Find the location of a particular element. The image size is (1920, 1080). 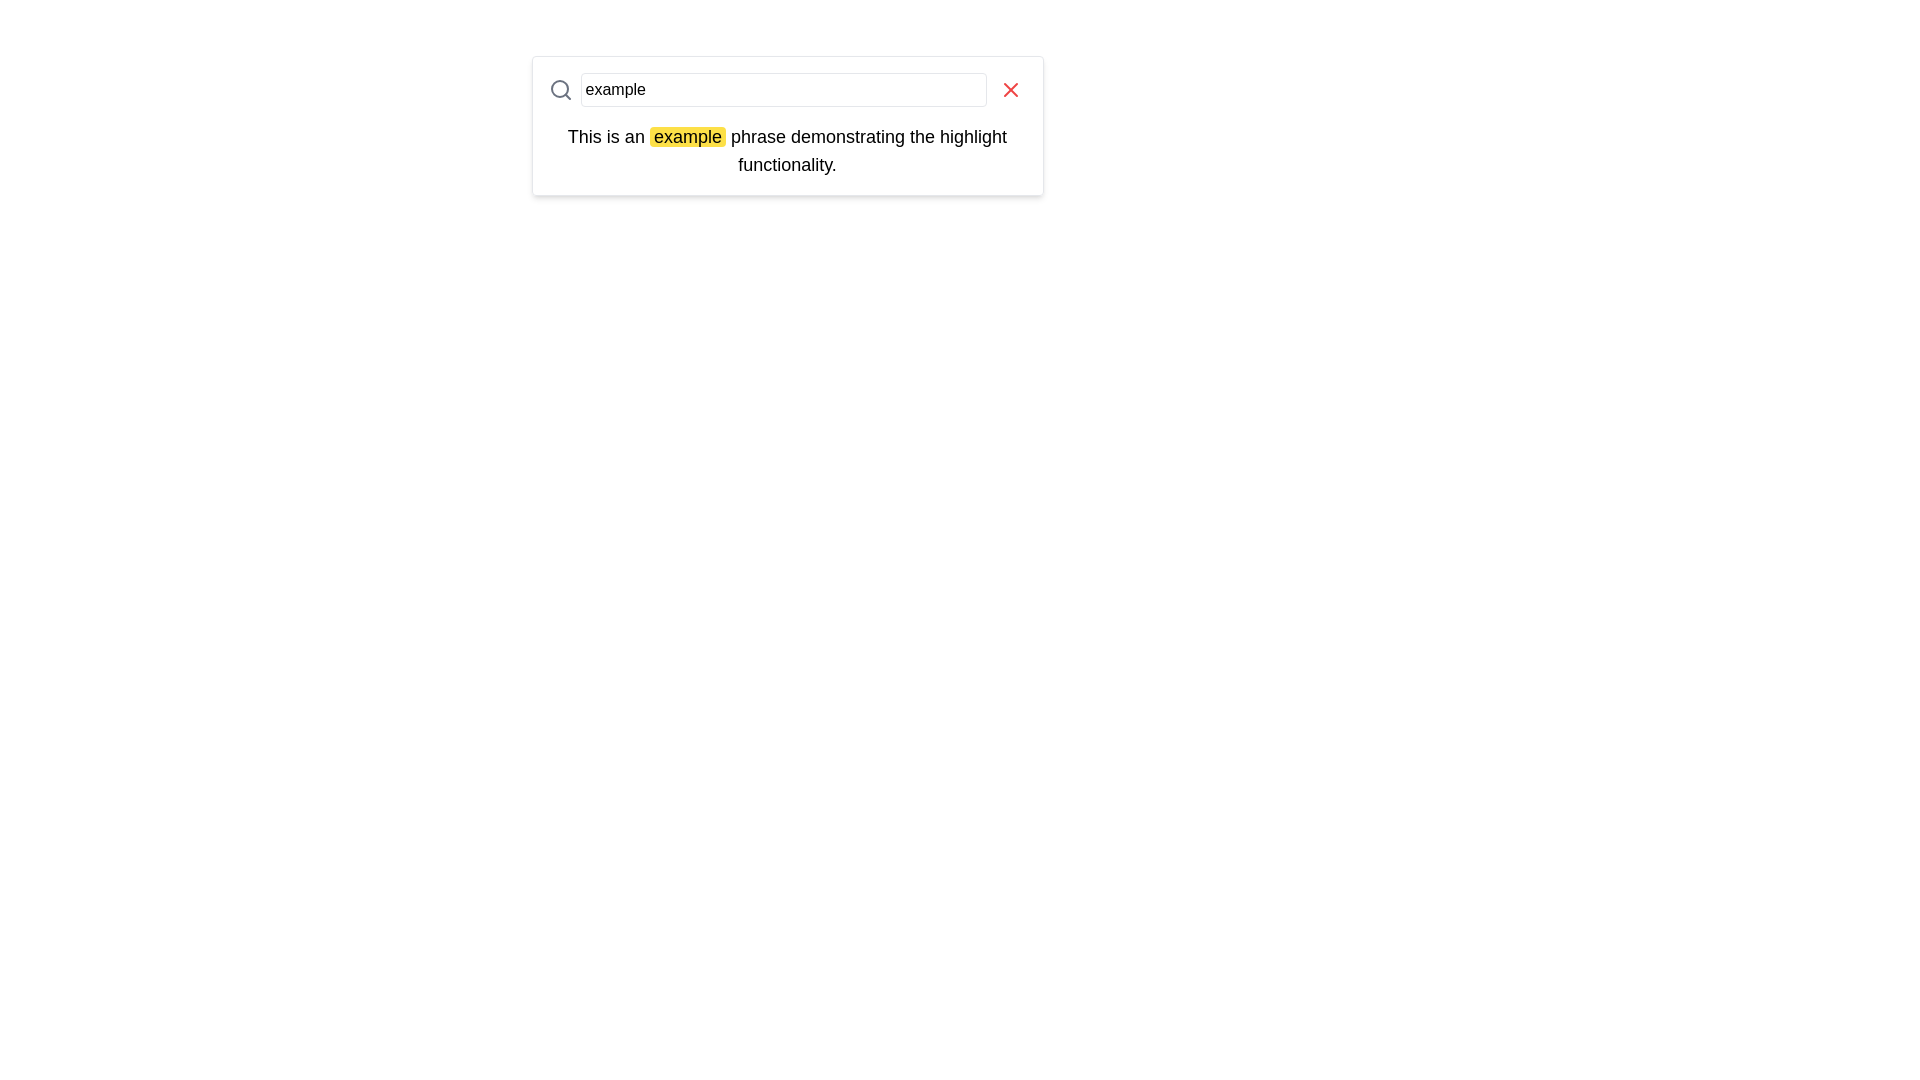

the small gray magnifying glass icon representing search functionality located in the horizontal bar near the leftmost side, preceding the text input field labeled 'example' is located at coordinates (560, 88).